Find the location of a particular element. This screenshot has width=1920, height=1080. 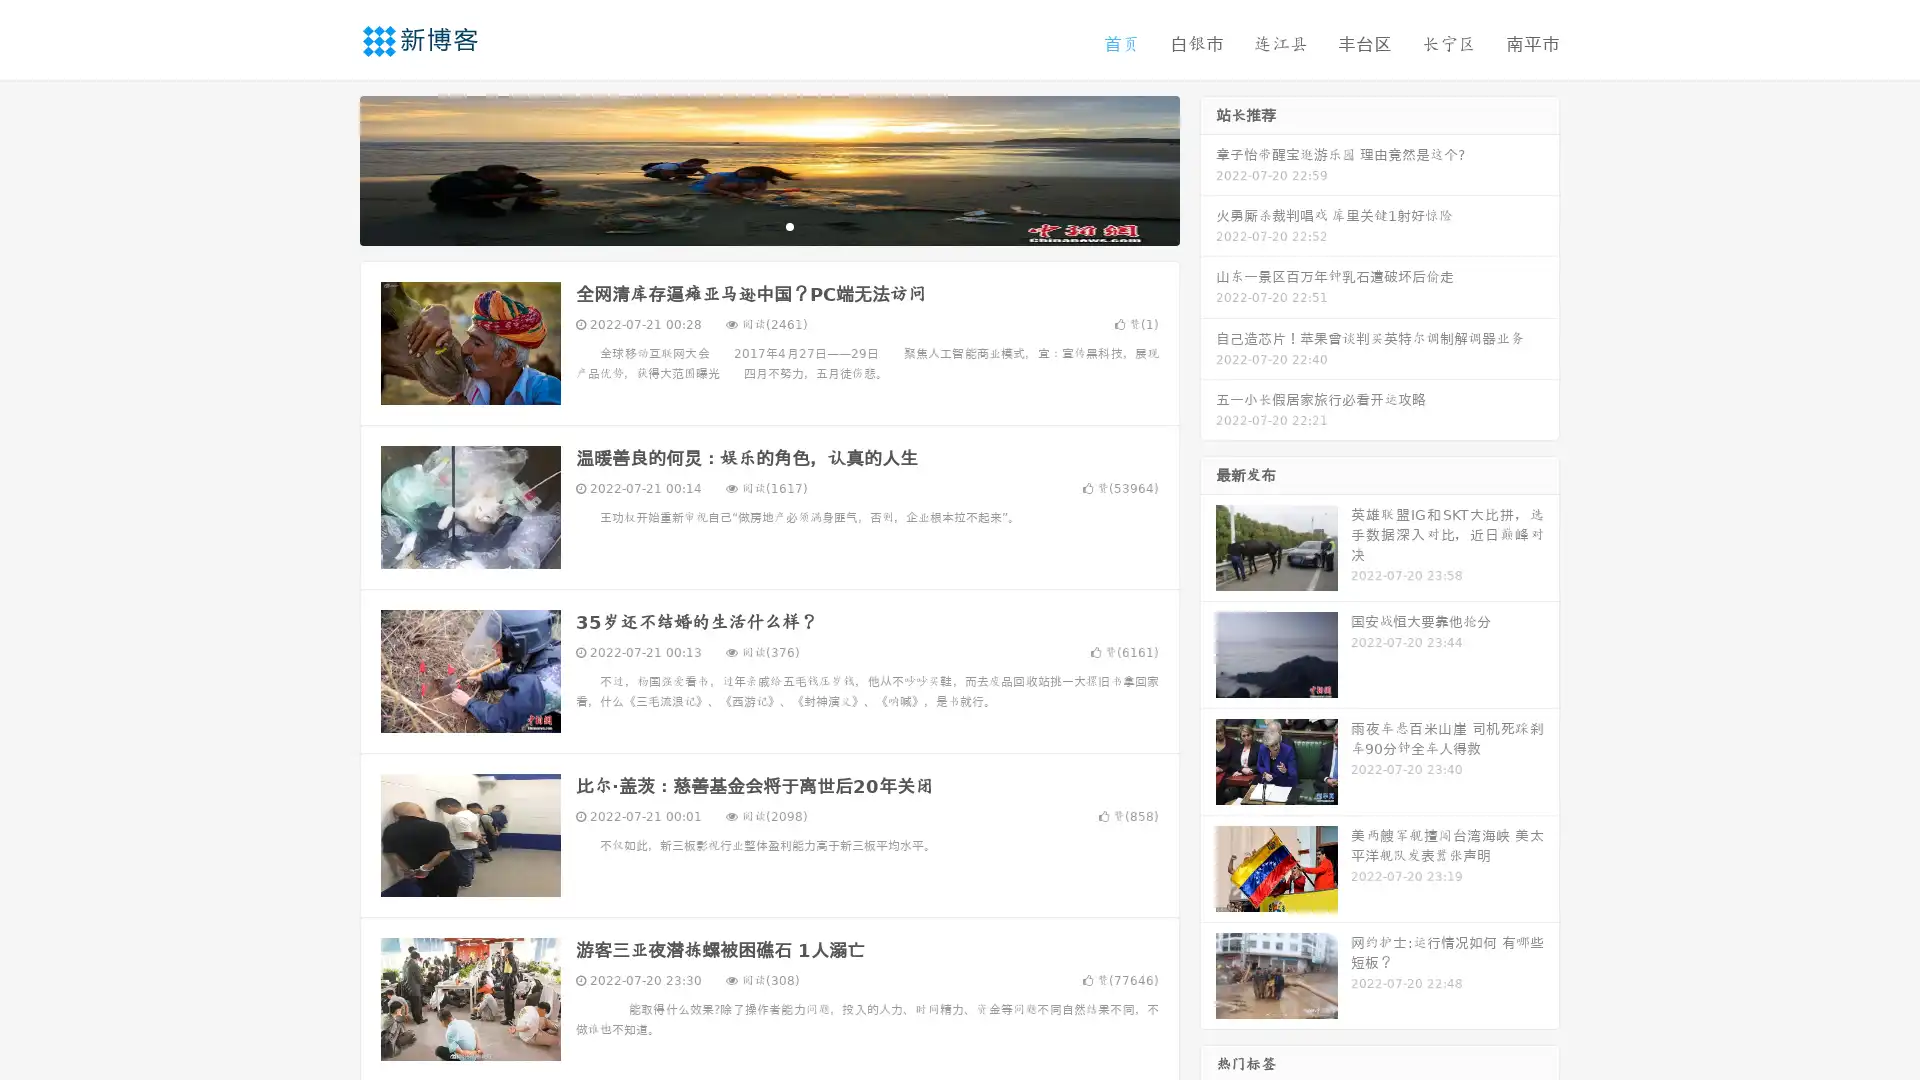

Previous slide is located at coordinates (330, 168).